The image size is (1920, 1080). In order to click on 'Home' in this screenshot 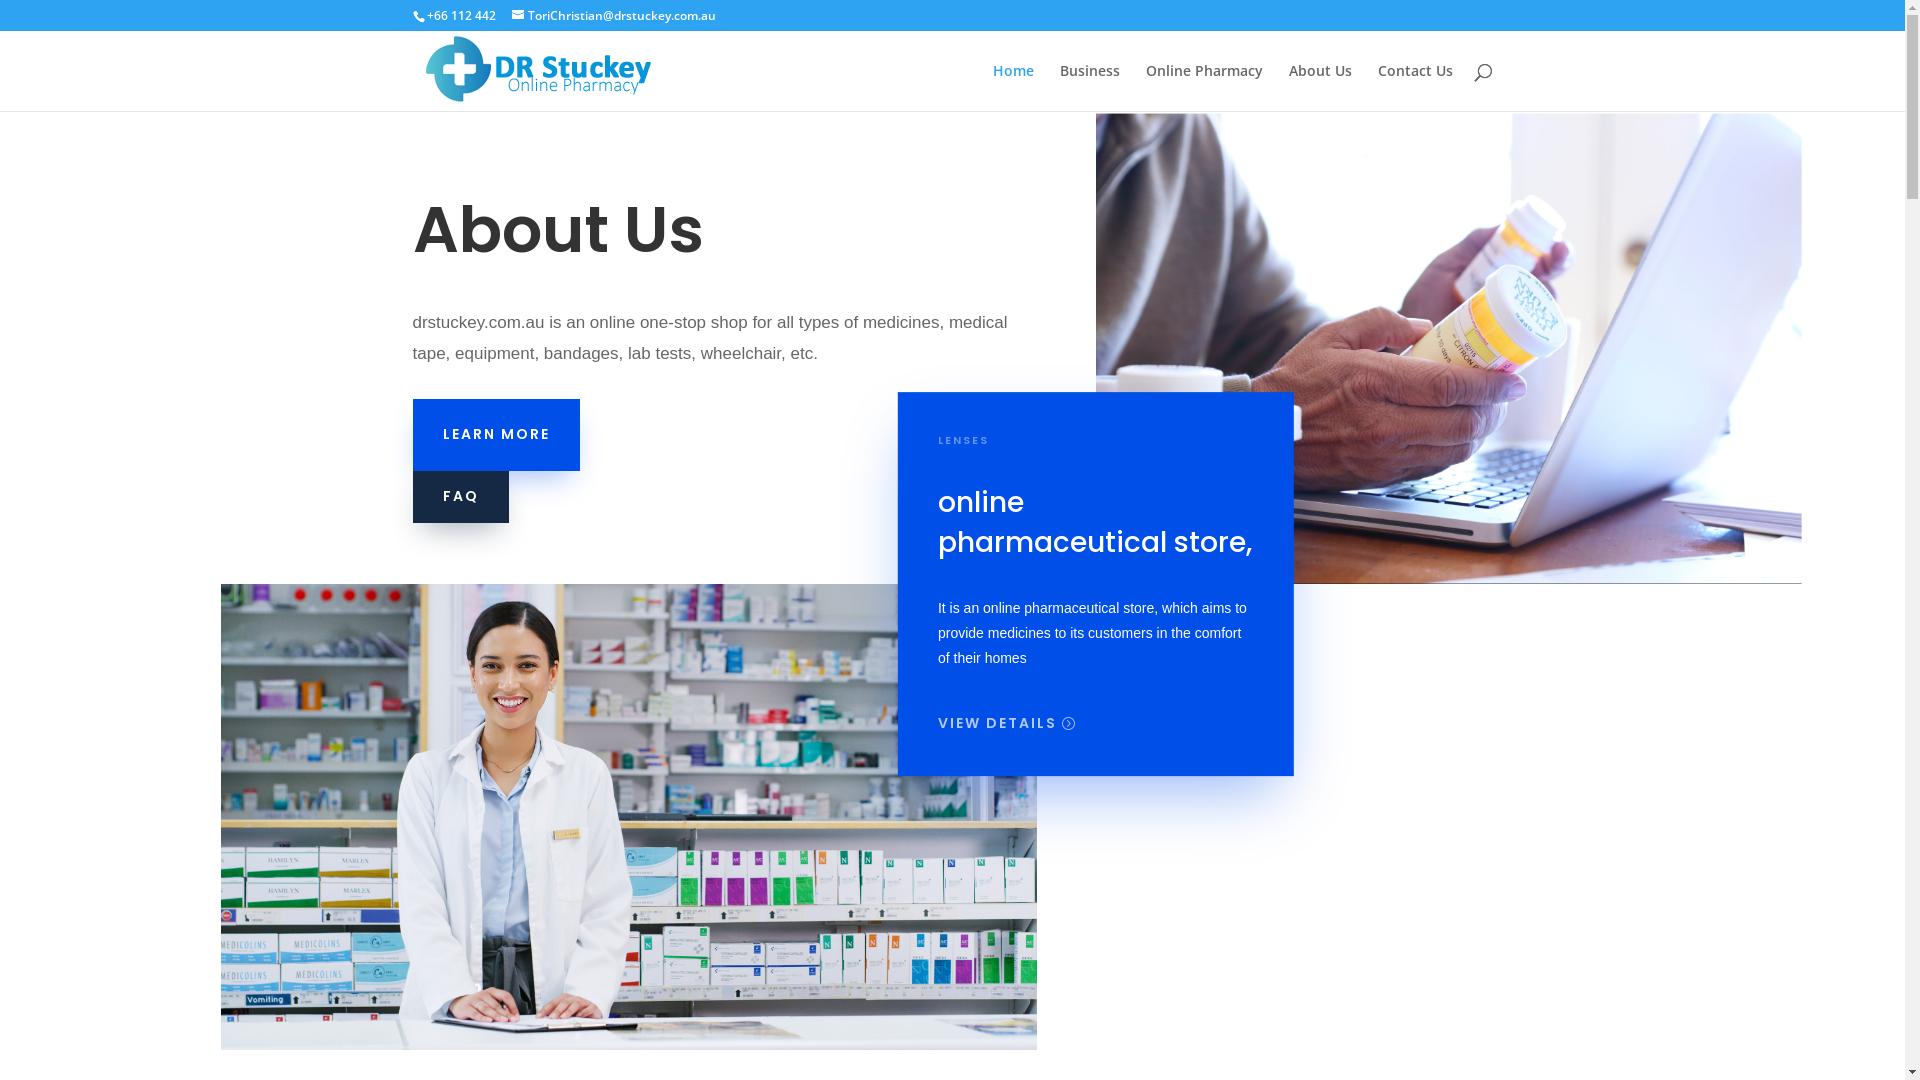, I will do `click(1012, 86)`.